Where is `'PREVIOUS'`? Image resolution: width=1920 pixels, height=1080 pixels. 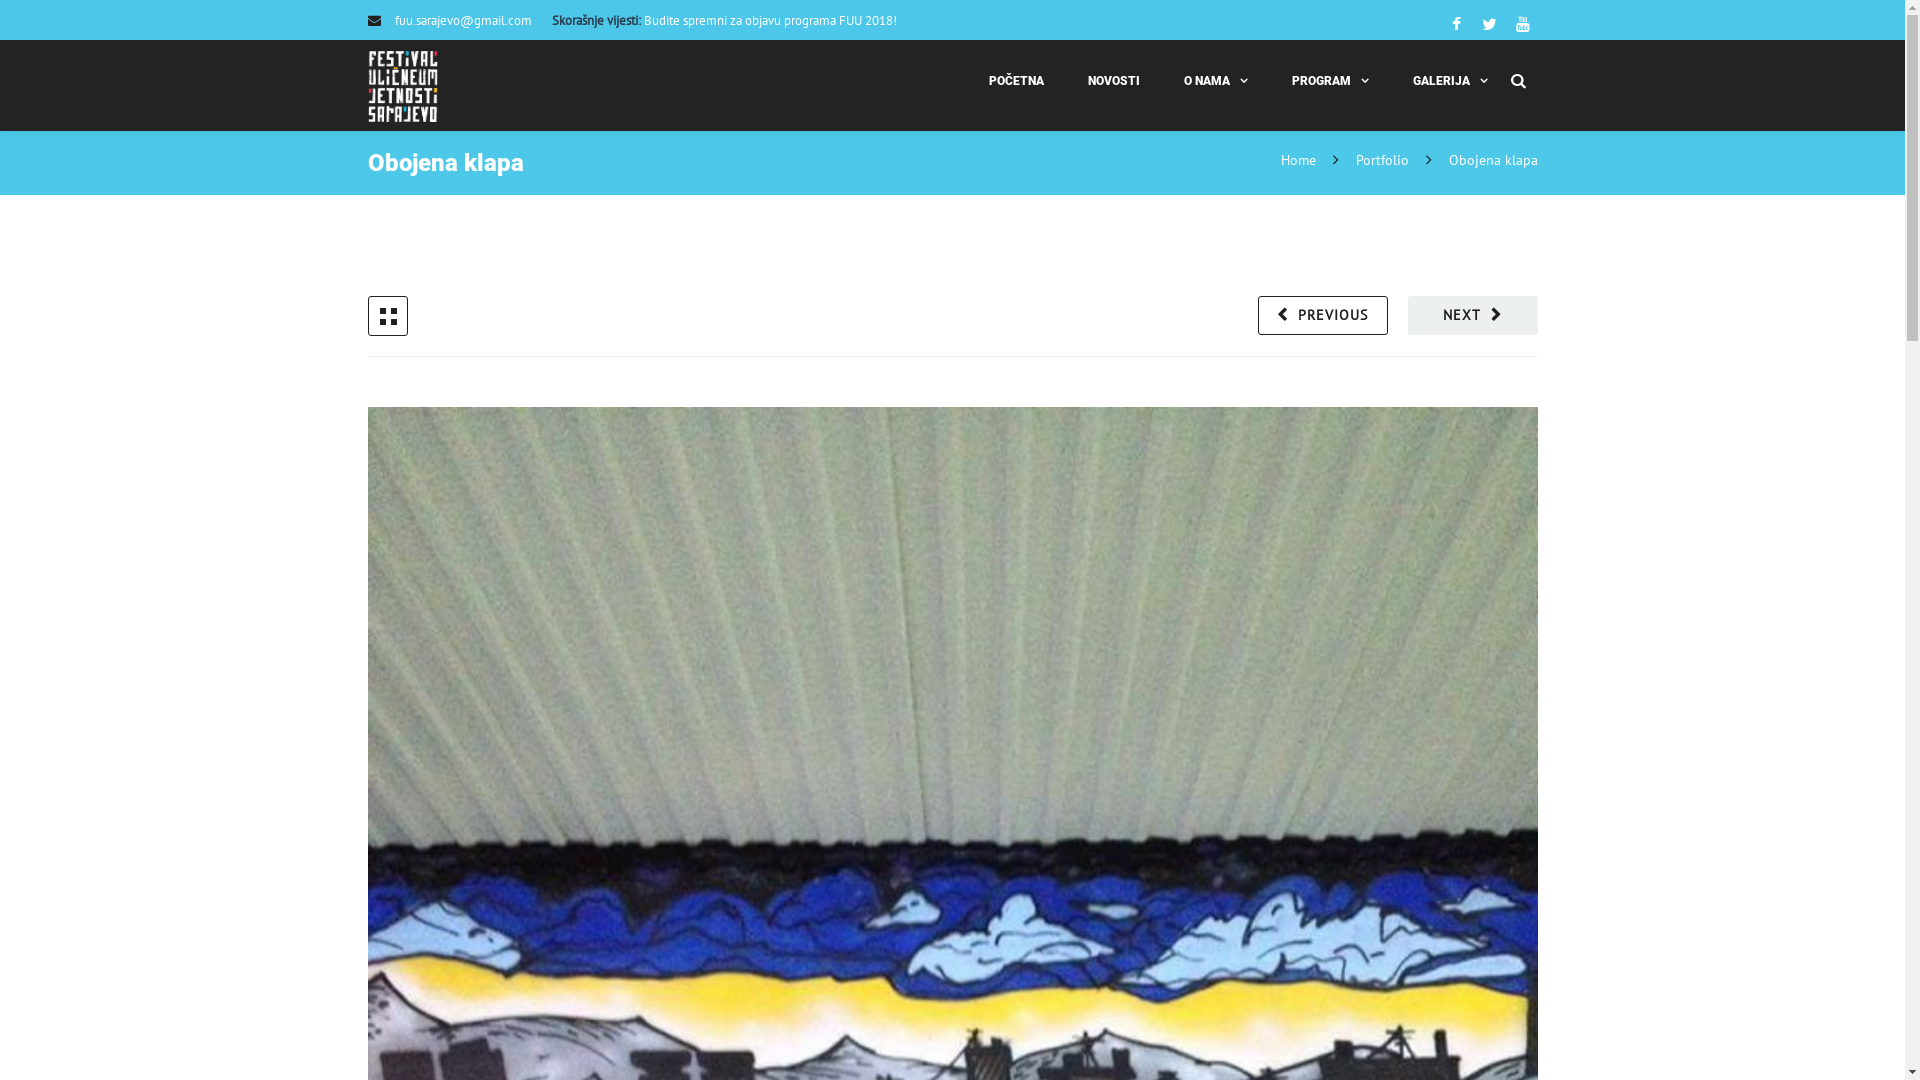
'PREVIOUS' is located at coordinates (1323, 315).